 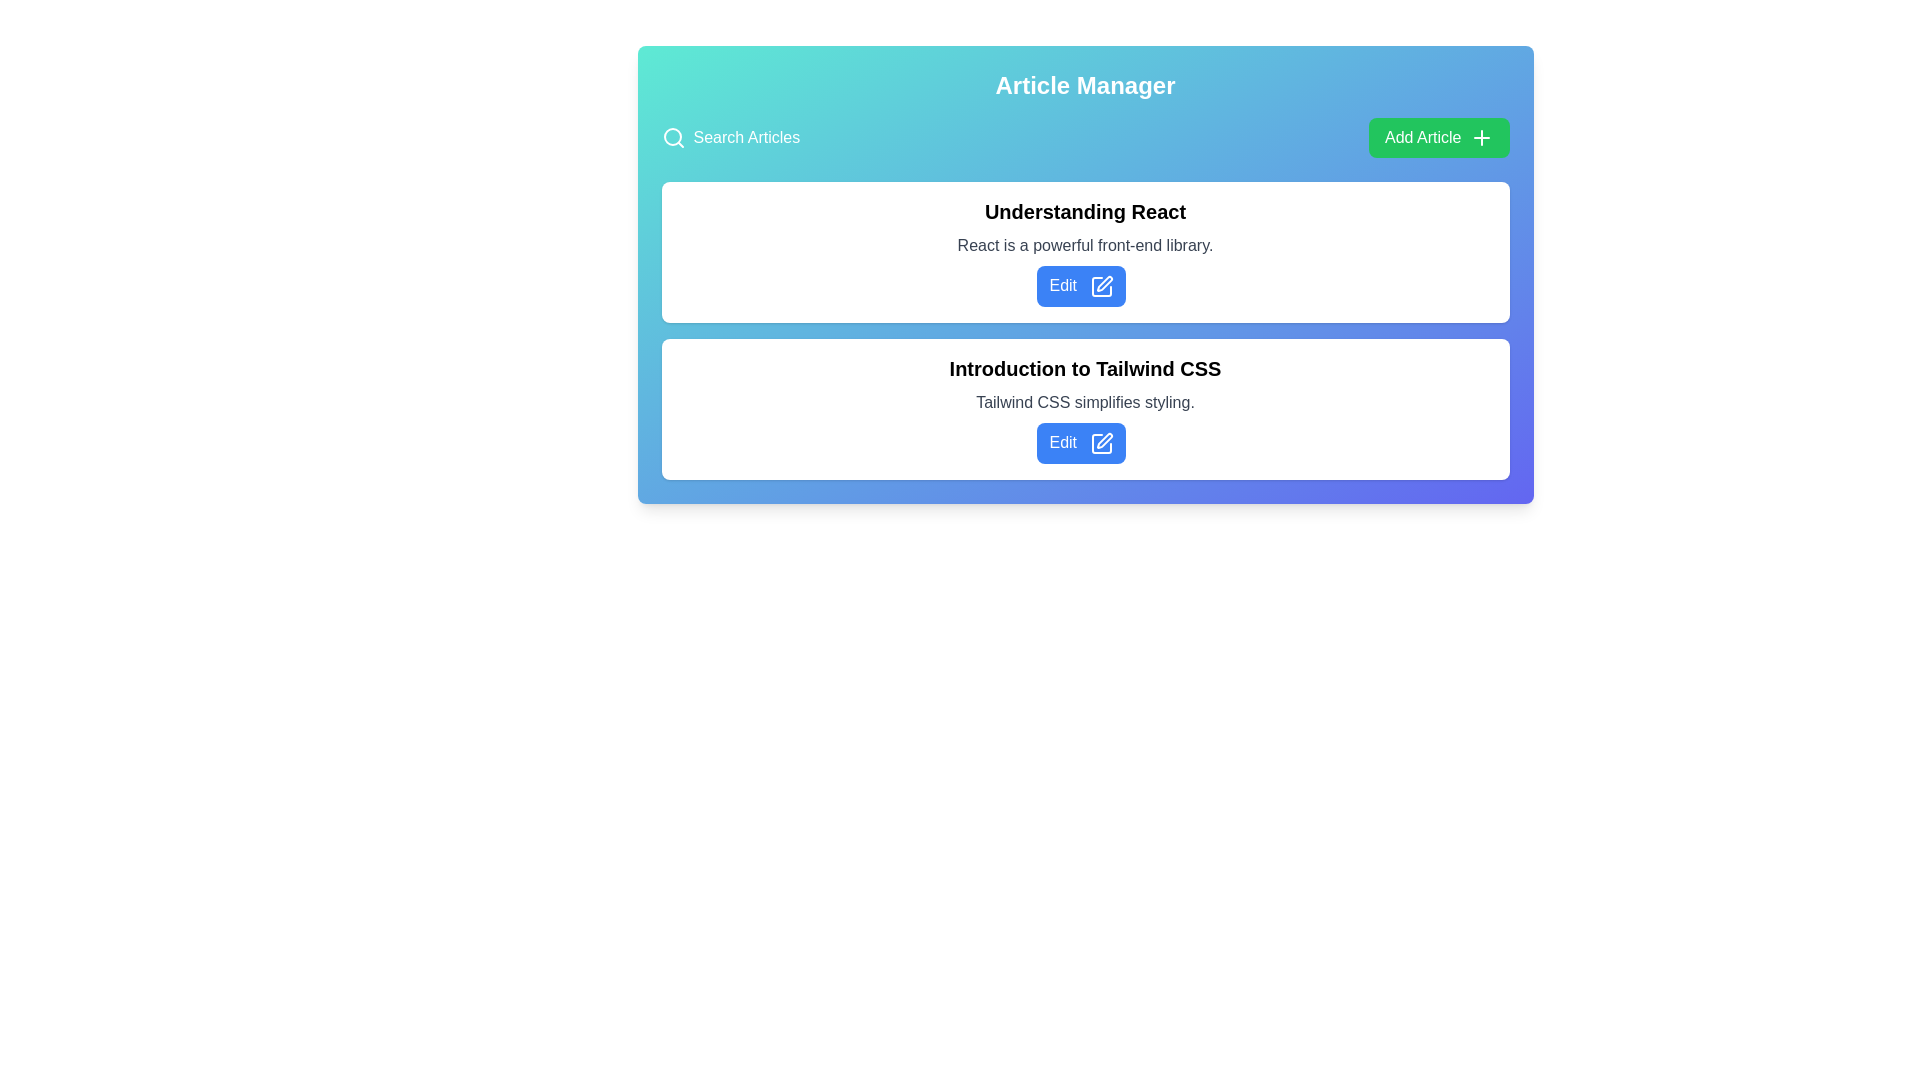 I want to click on descriptive text display element located directly below the title 'Understanding React', which provides additional information about the topic, so click(x=1084, y=245).